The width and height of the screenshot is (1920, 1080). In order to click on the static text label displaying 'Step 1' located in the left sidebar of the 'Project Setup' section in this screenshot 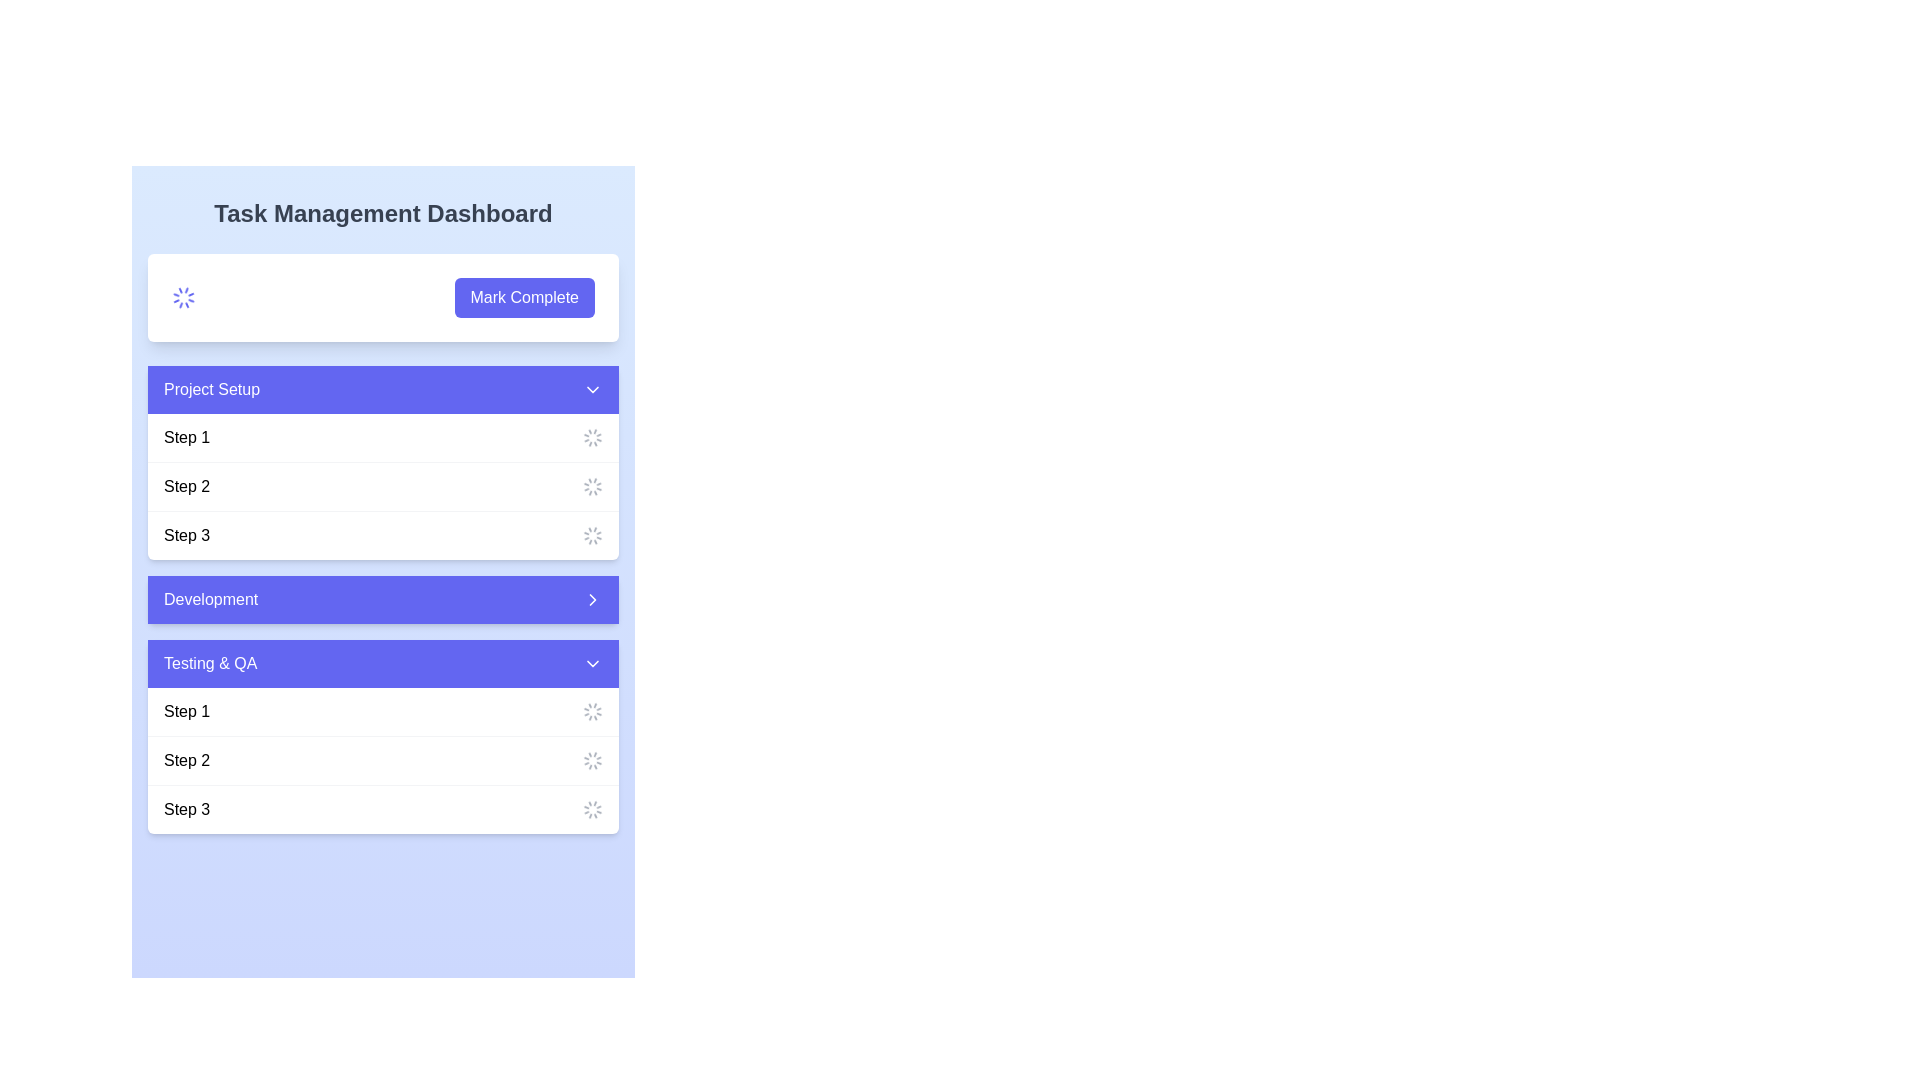, I will do `click(187, 437)`.